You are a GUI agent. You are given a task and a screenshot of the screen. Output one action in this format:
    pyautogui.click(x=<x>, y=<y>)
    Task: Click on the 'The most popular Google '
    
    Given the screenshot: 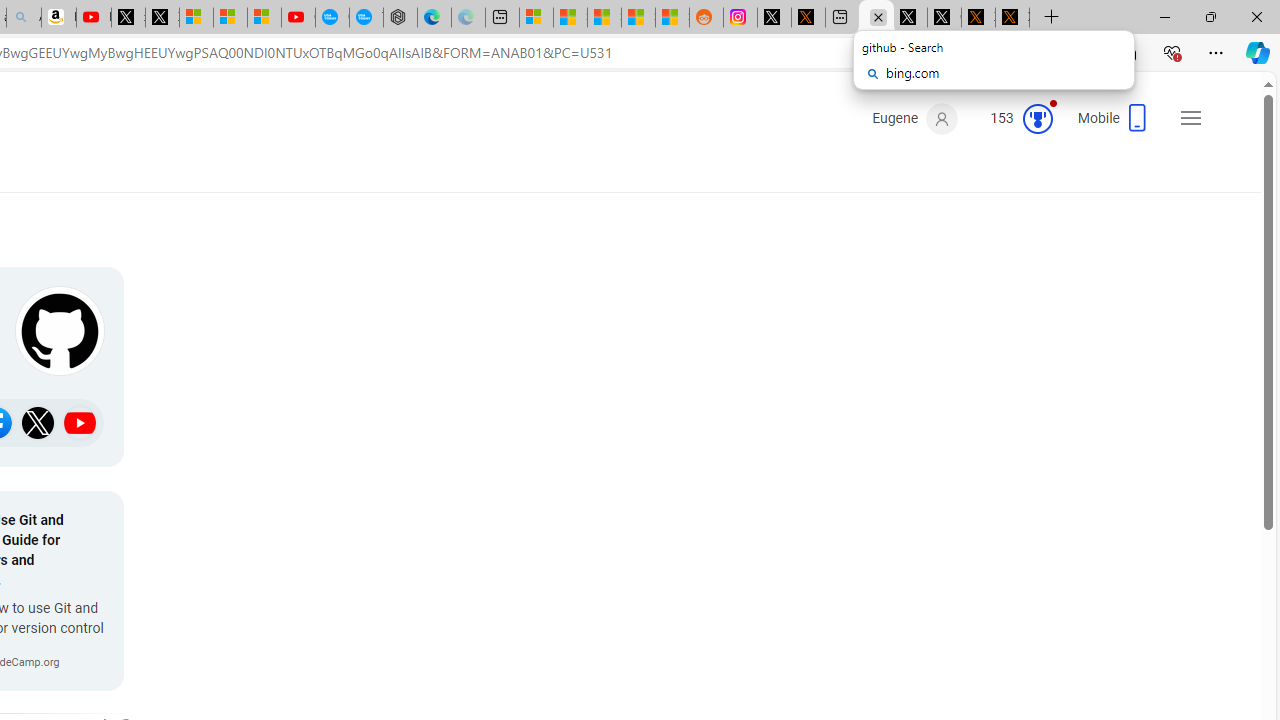 What is the action you would take?
    pyautogui.click(x=366, y=17)
    